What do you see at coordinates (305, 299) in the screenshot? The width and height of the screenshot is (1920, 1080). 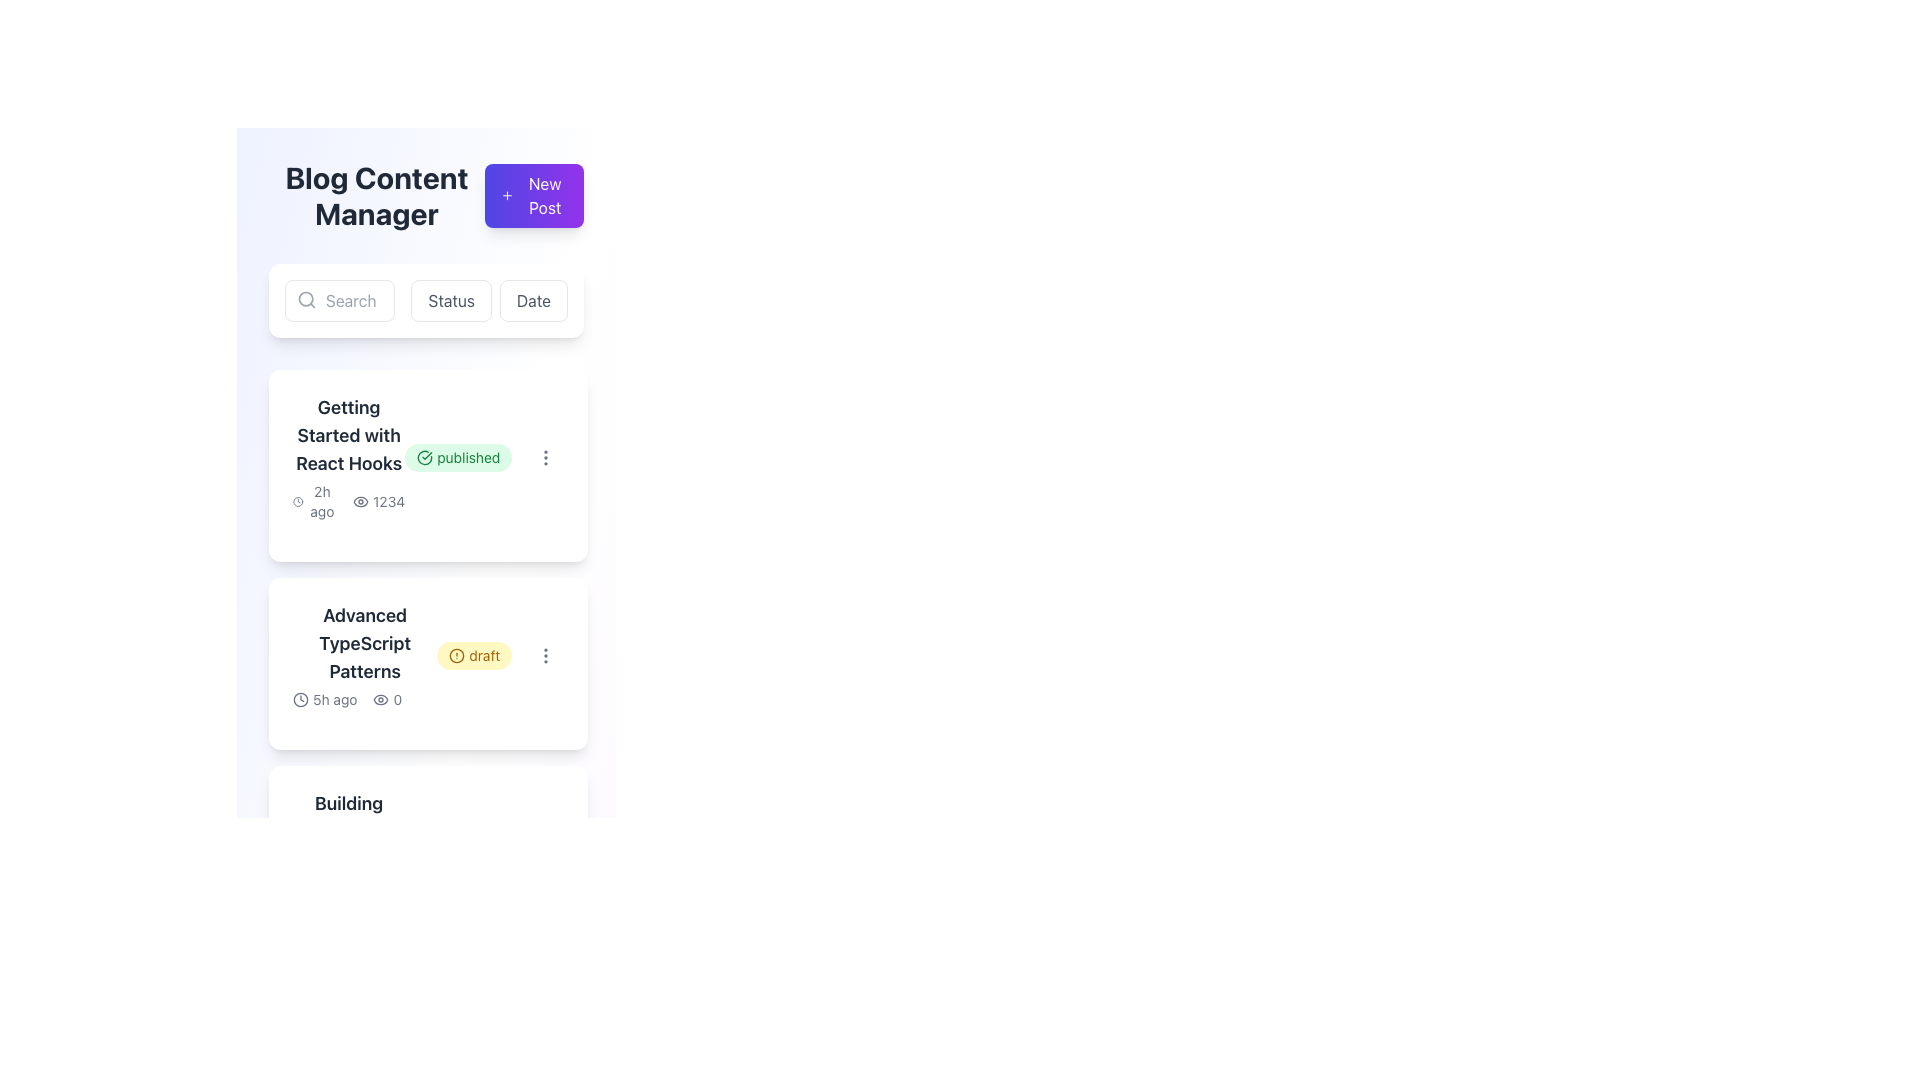 I see `the circular lens part of the magnifying glass icon, which is positioned in the top-left corner next to the 'Search' button` at bounding box center [305, 299].